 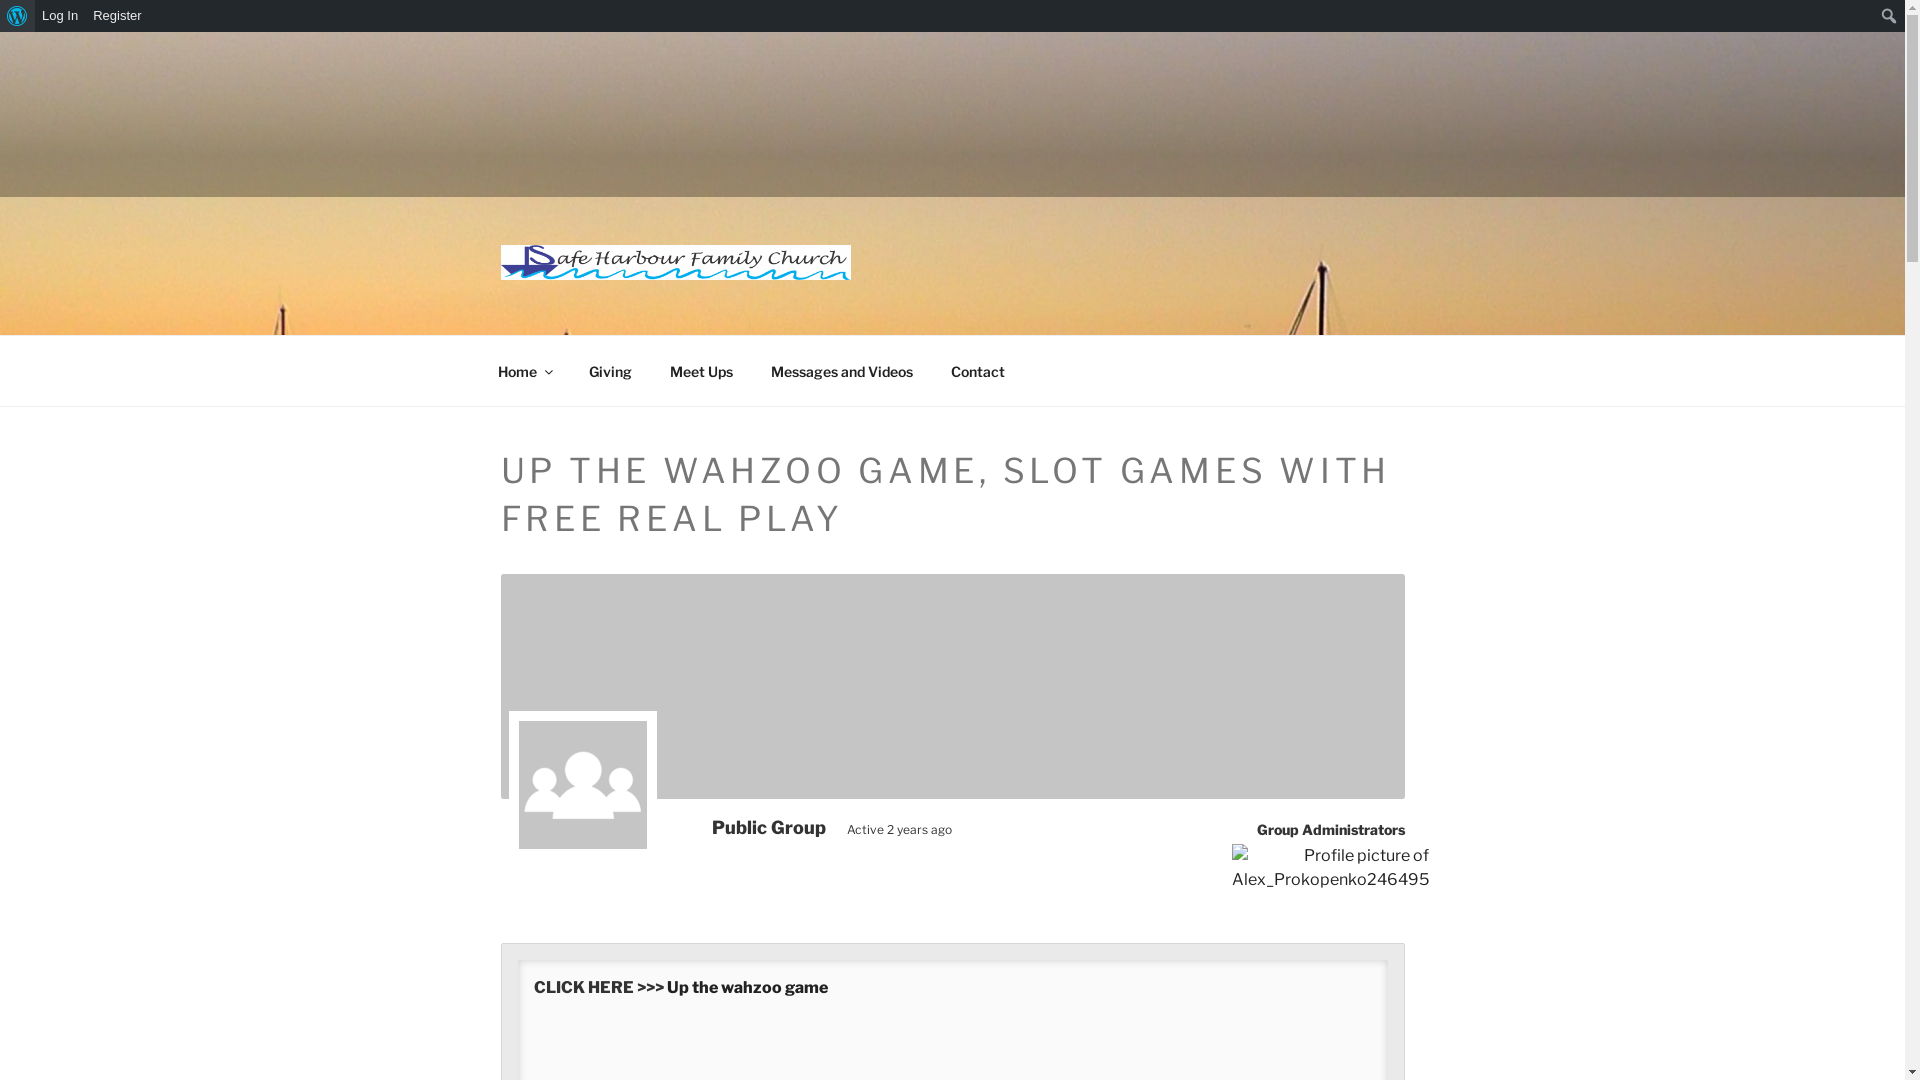 I want to click on 'Skip to content', so click(x=0, y=32).